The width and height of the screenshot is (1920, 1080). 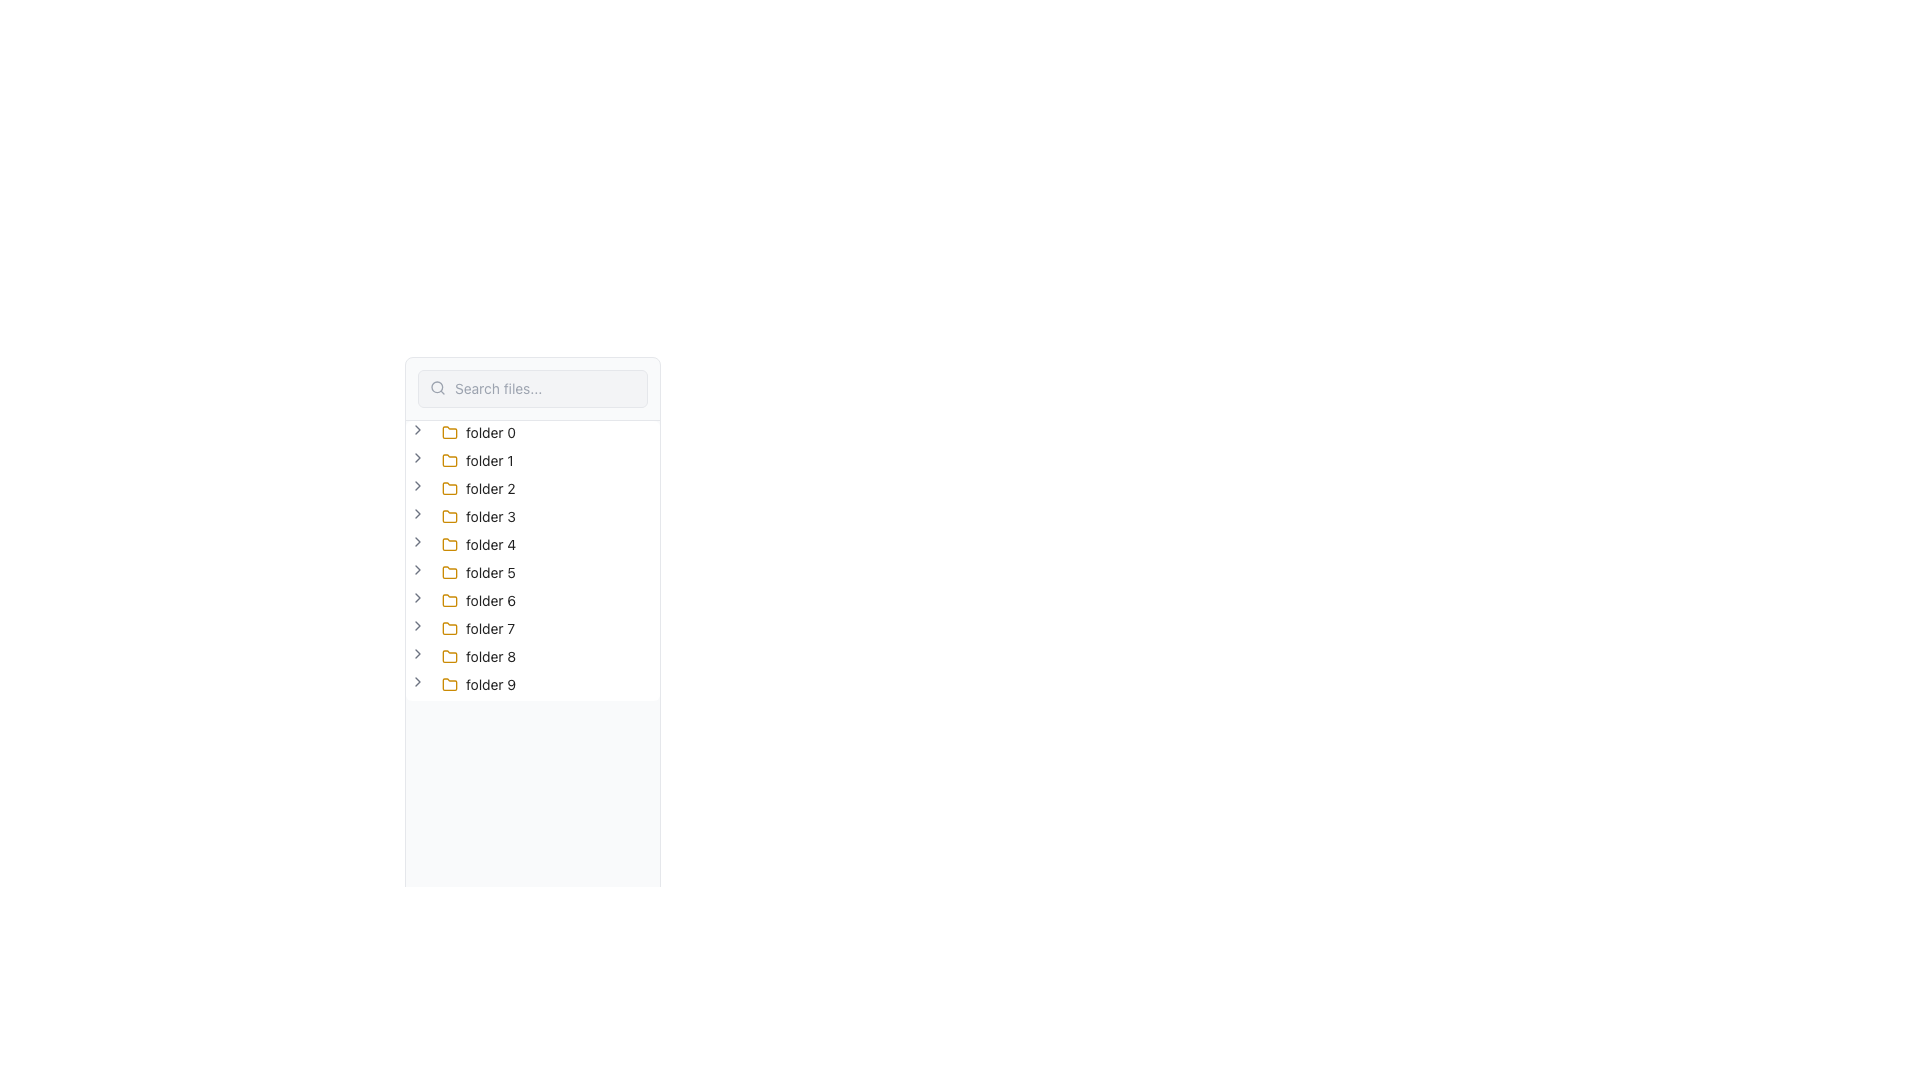 I want to click on the Chevron Right button next to 'folder 5', so click(x=416, y=570).